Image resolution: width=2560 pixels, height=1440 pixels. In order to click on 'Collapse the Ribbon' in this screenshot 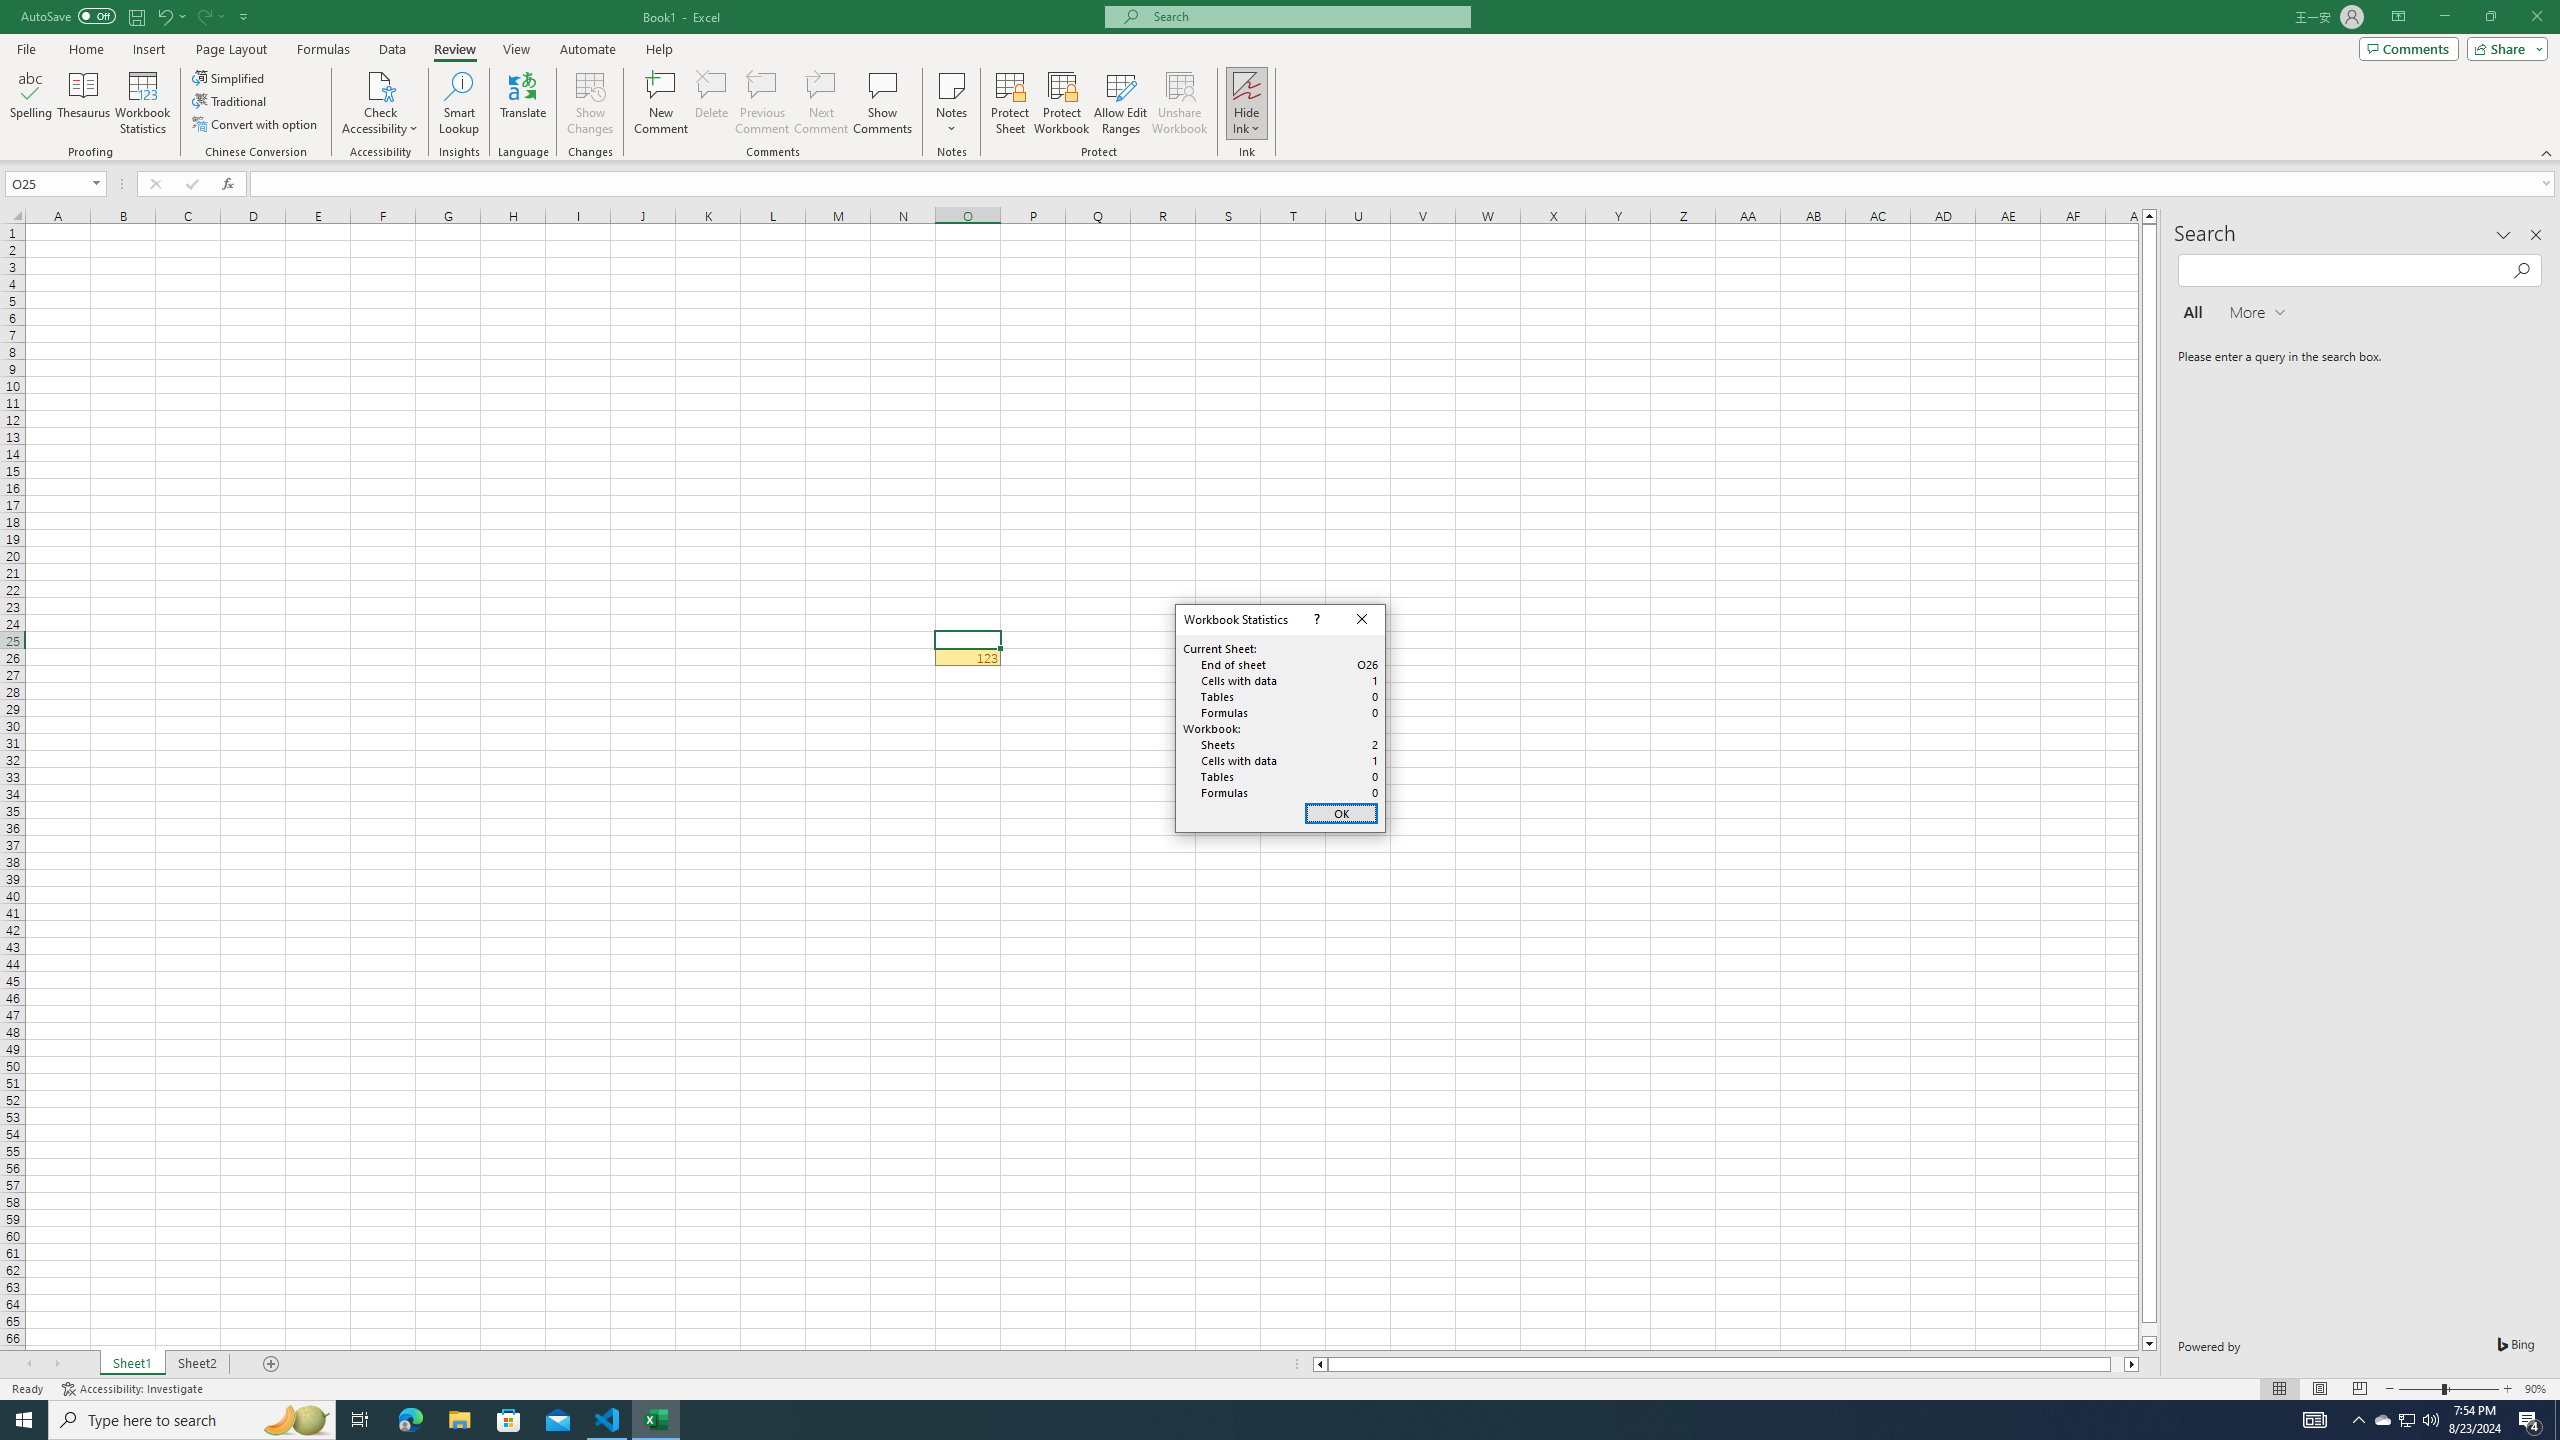, I will do `click(2547, 153)`.